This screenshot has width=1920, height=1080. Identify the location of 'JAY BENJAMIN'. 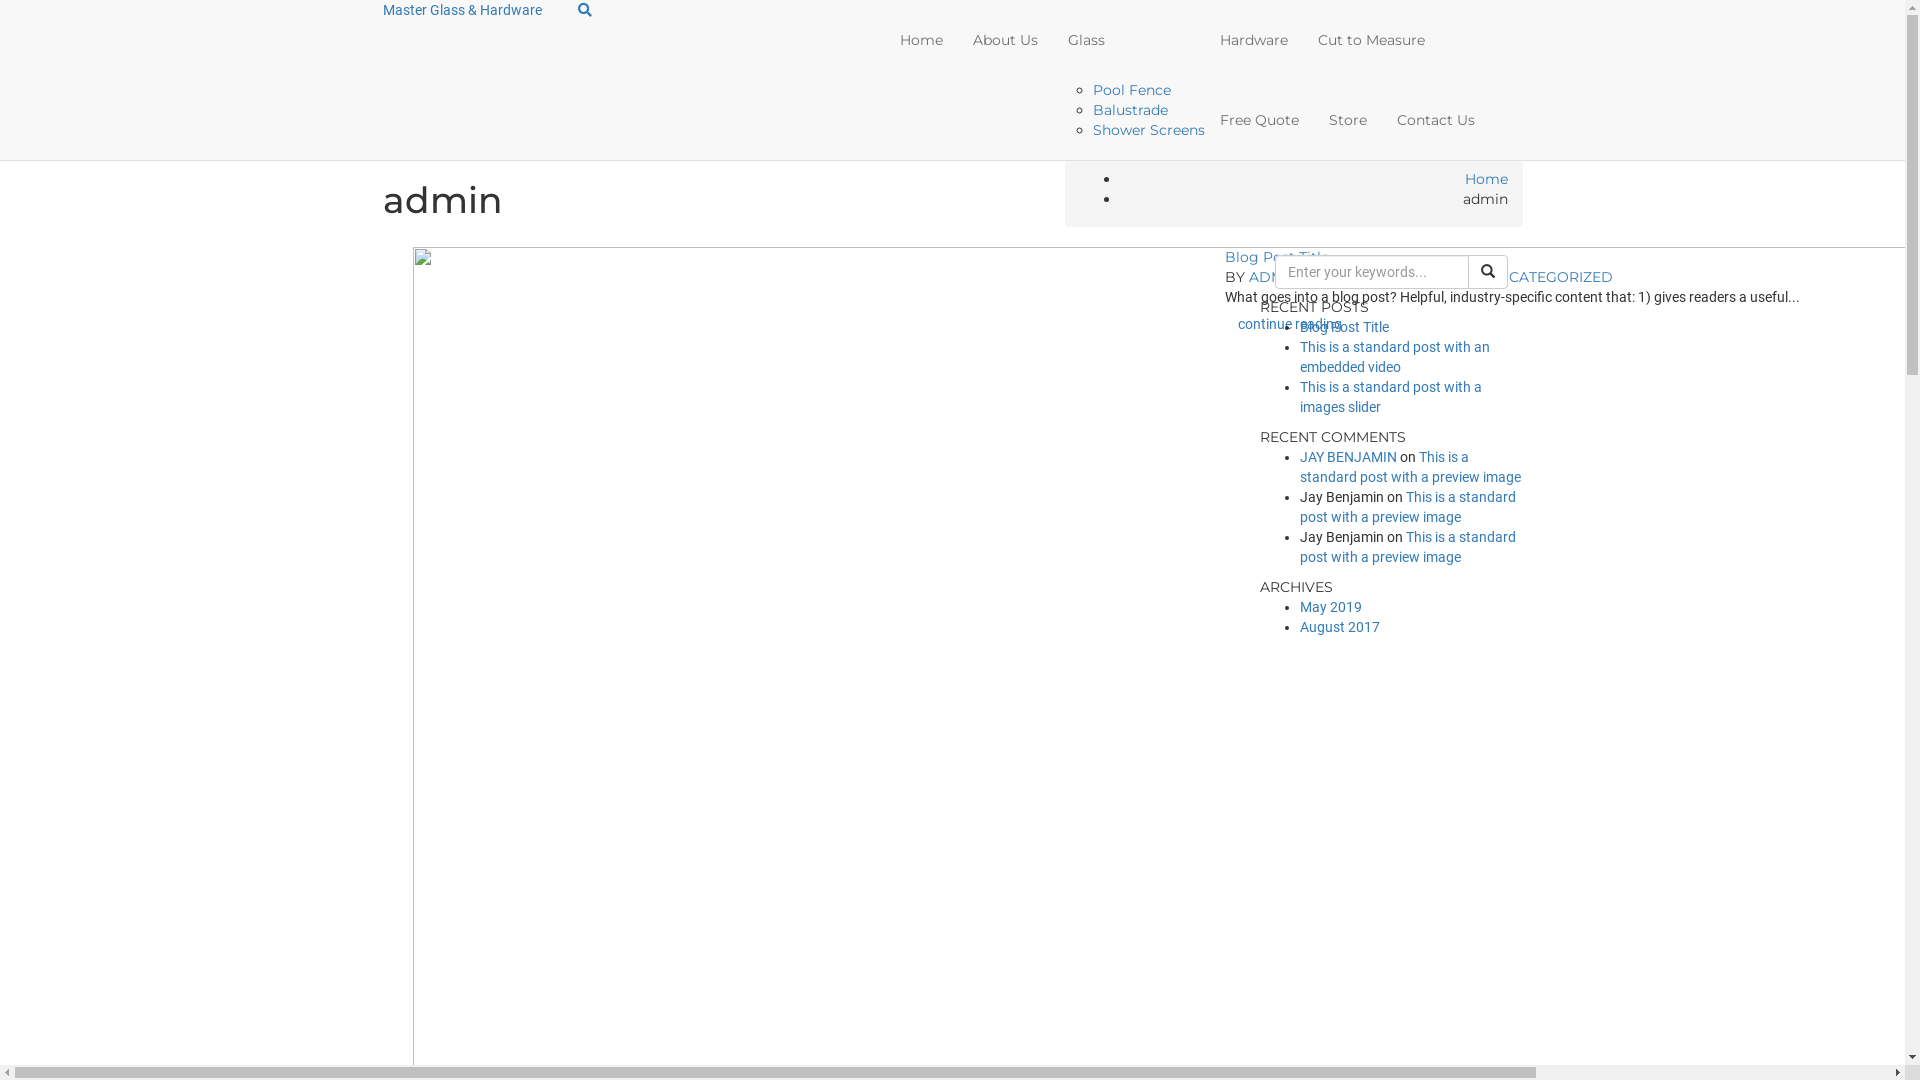
(1348, 456).